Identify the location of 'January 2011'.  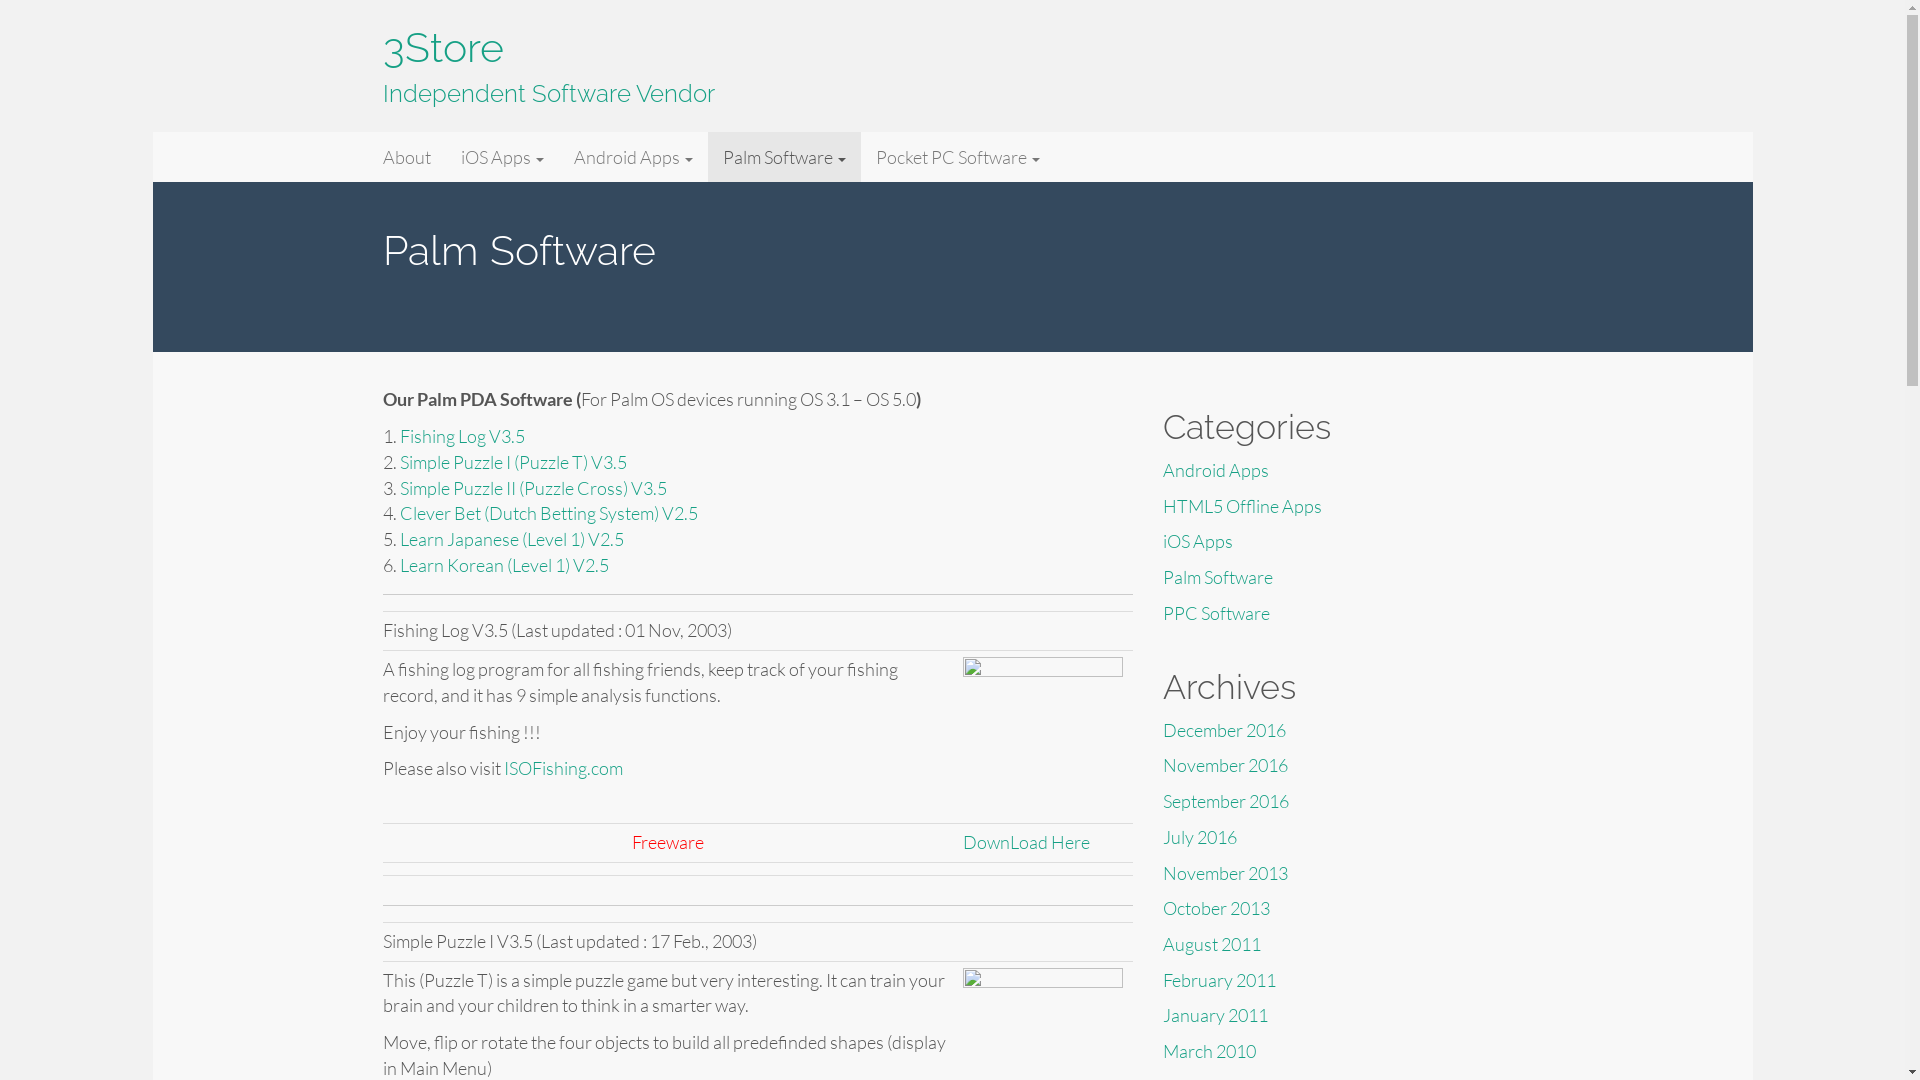
(1213, 1014).